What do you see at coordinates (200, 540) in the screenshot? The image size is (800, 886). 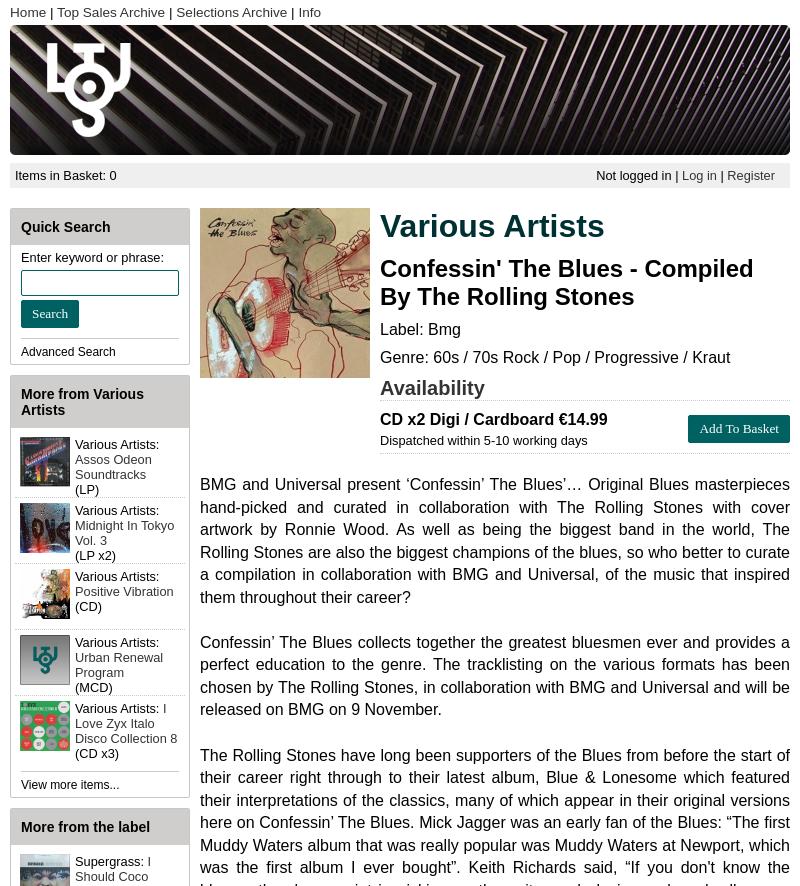 I see `'BMG and Universal present ‘Confessin’ The Blues’… Original Blues masterpieces hand-picked and curated in collaboration with The Rolling Stones with cover artwork by Ronnie Wood. As well as being the biggest band in the world, The Rolling Stones are also the biggest champions of the blues, so who better to curate a compilation in collaboration with BMG and Universal, of the music that inspired them throughout their career?'` at bounding box center [200, 540].